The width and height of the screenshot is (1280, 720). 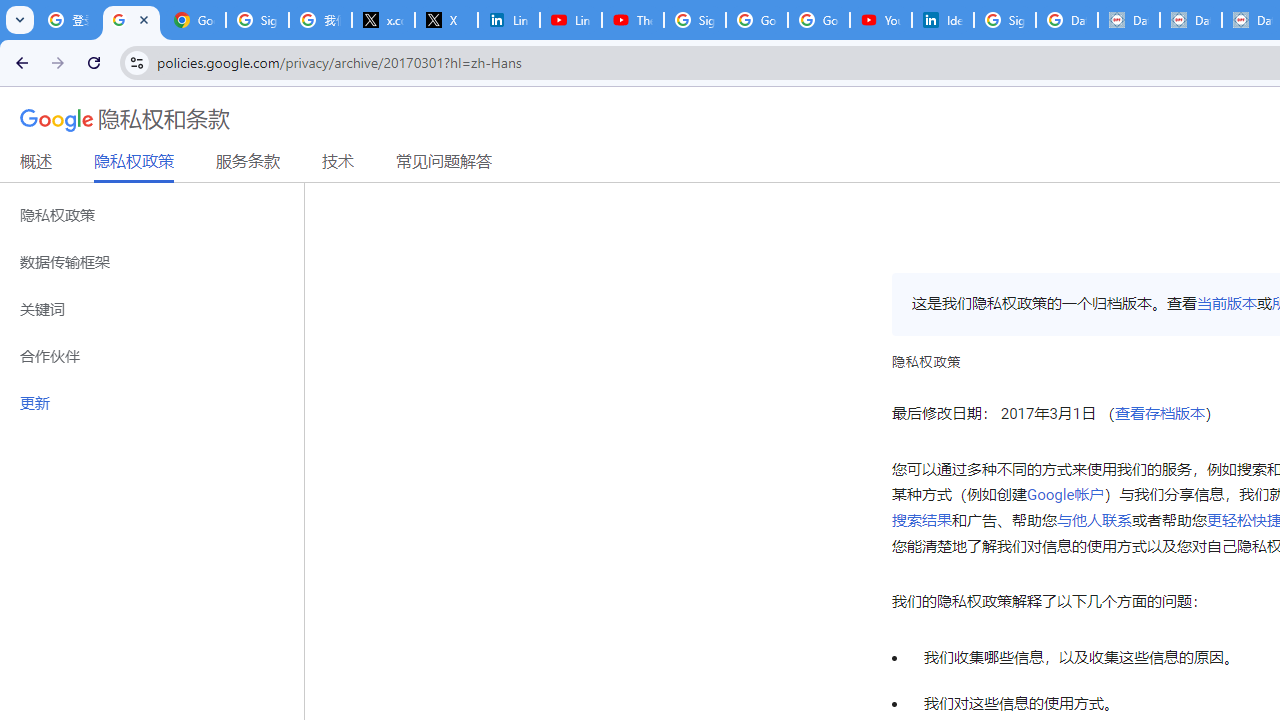 I want to click on 'Sign in - Google Accounts', so click(x=1004, y=20).